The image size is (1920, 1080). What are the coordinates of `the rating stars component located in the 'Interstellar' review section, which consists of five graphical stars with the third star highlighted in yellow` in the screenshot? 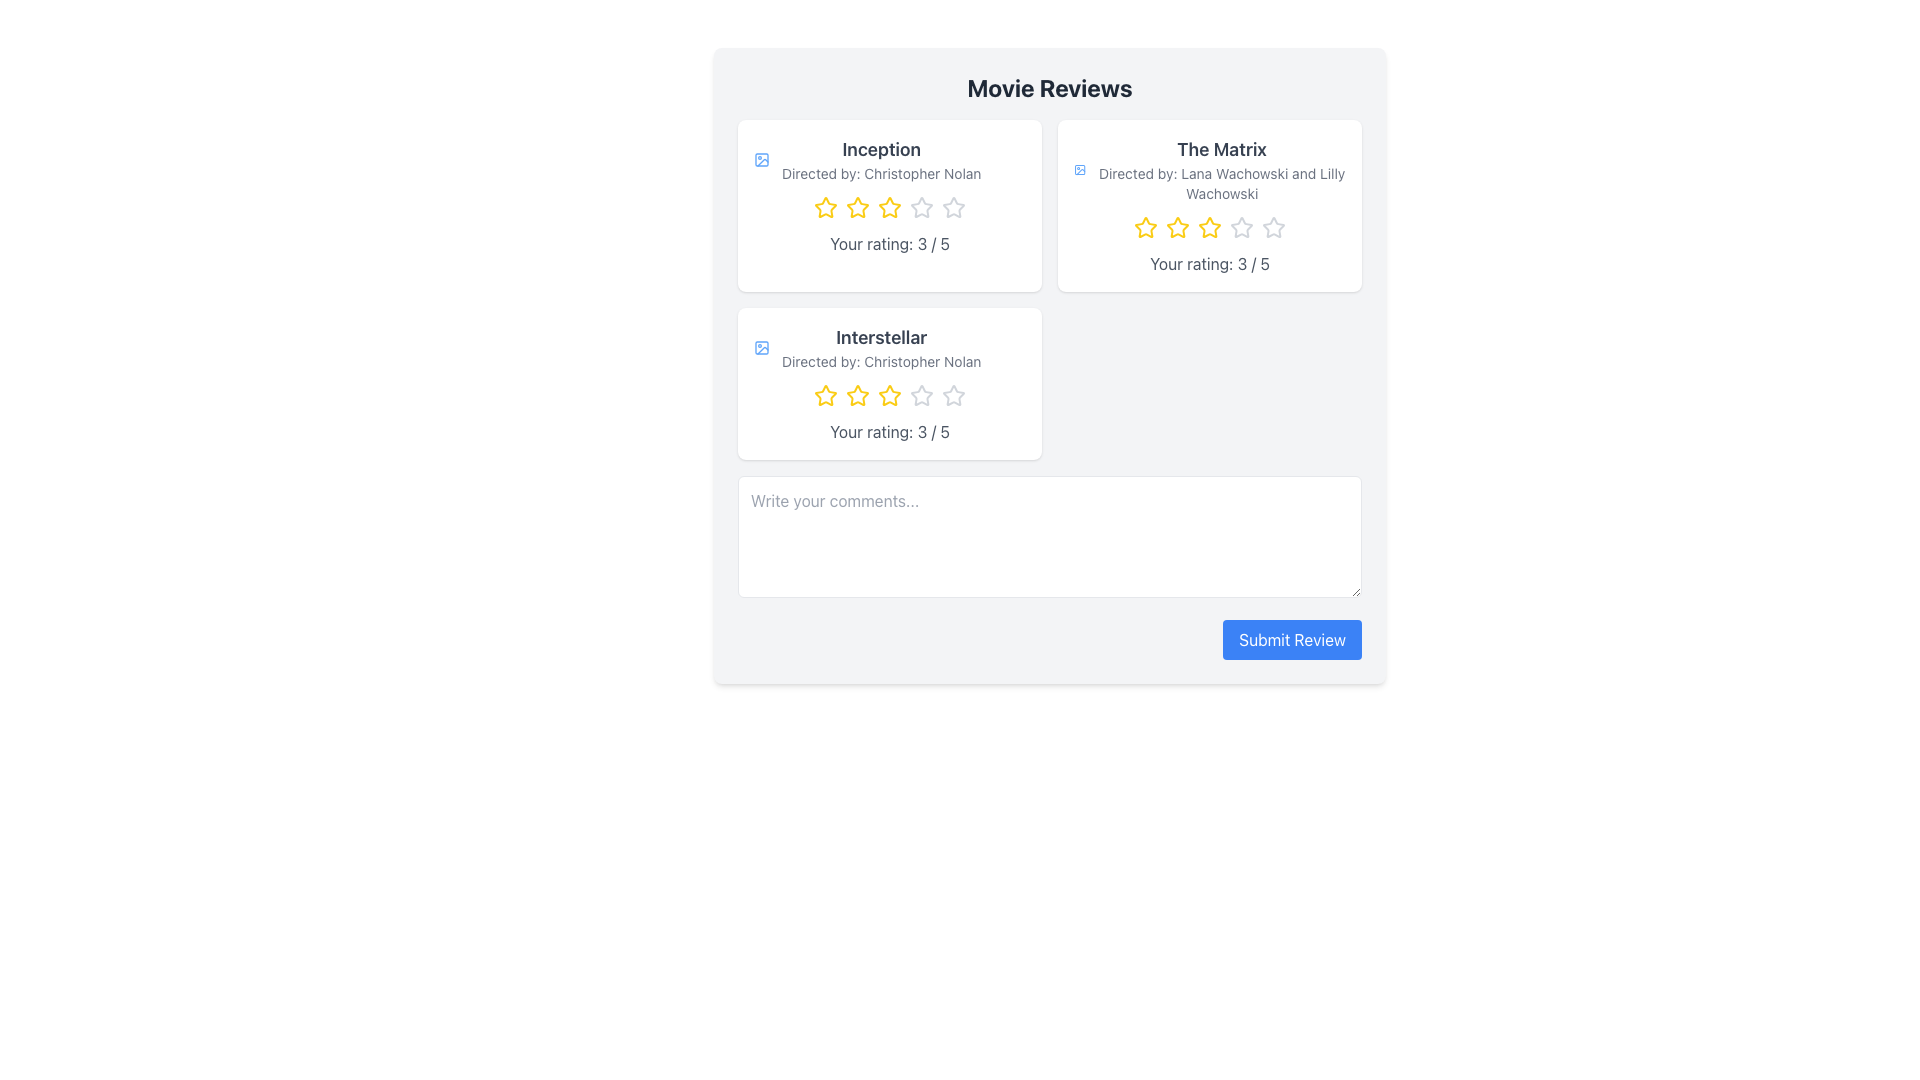 It's located at (888, 396).